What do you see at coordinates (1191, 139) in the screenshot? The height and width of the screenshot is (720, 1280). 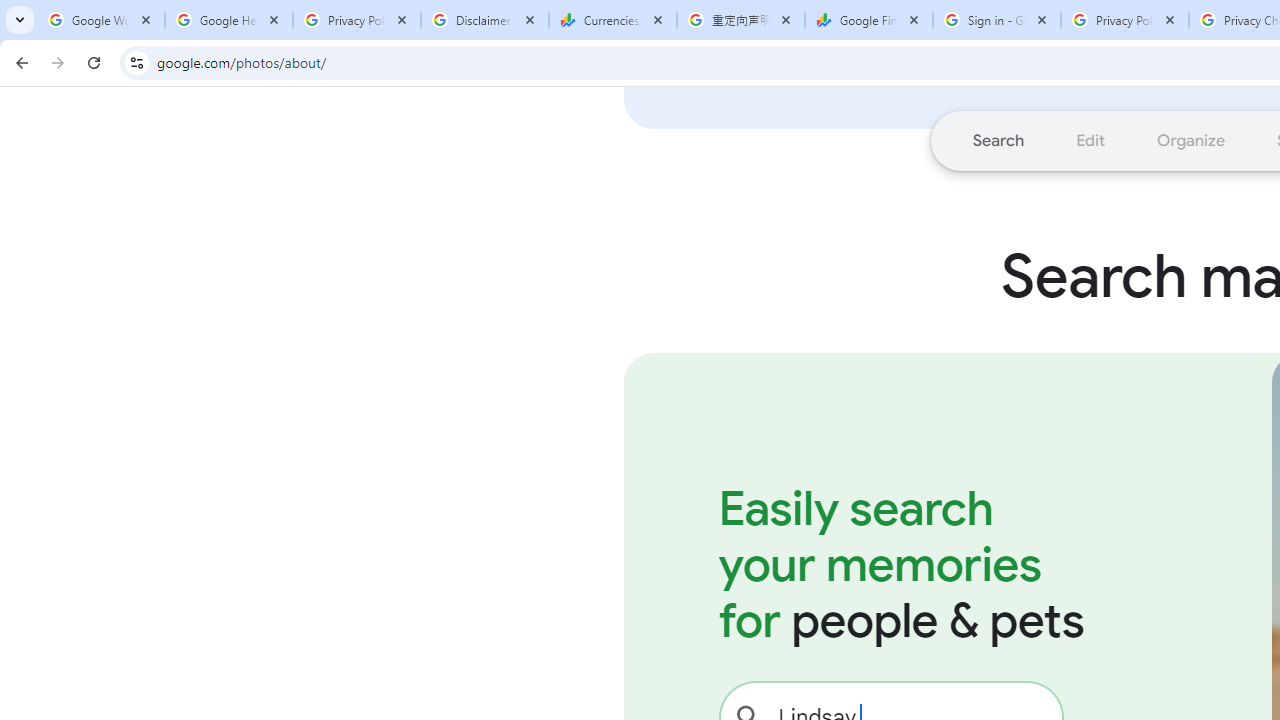 I see `'Go to section: Organize'` at bounding box center [1191, 139].